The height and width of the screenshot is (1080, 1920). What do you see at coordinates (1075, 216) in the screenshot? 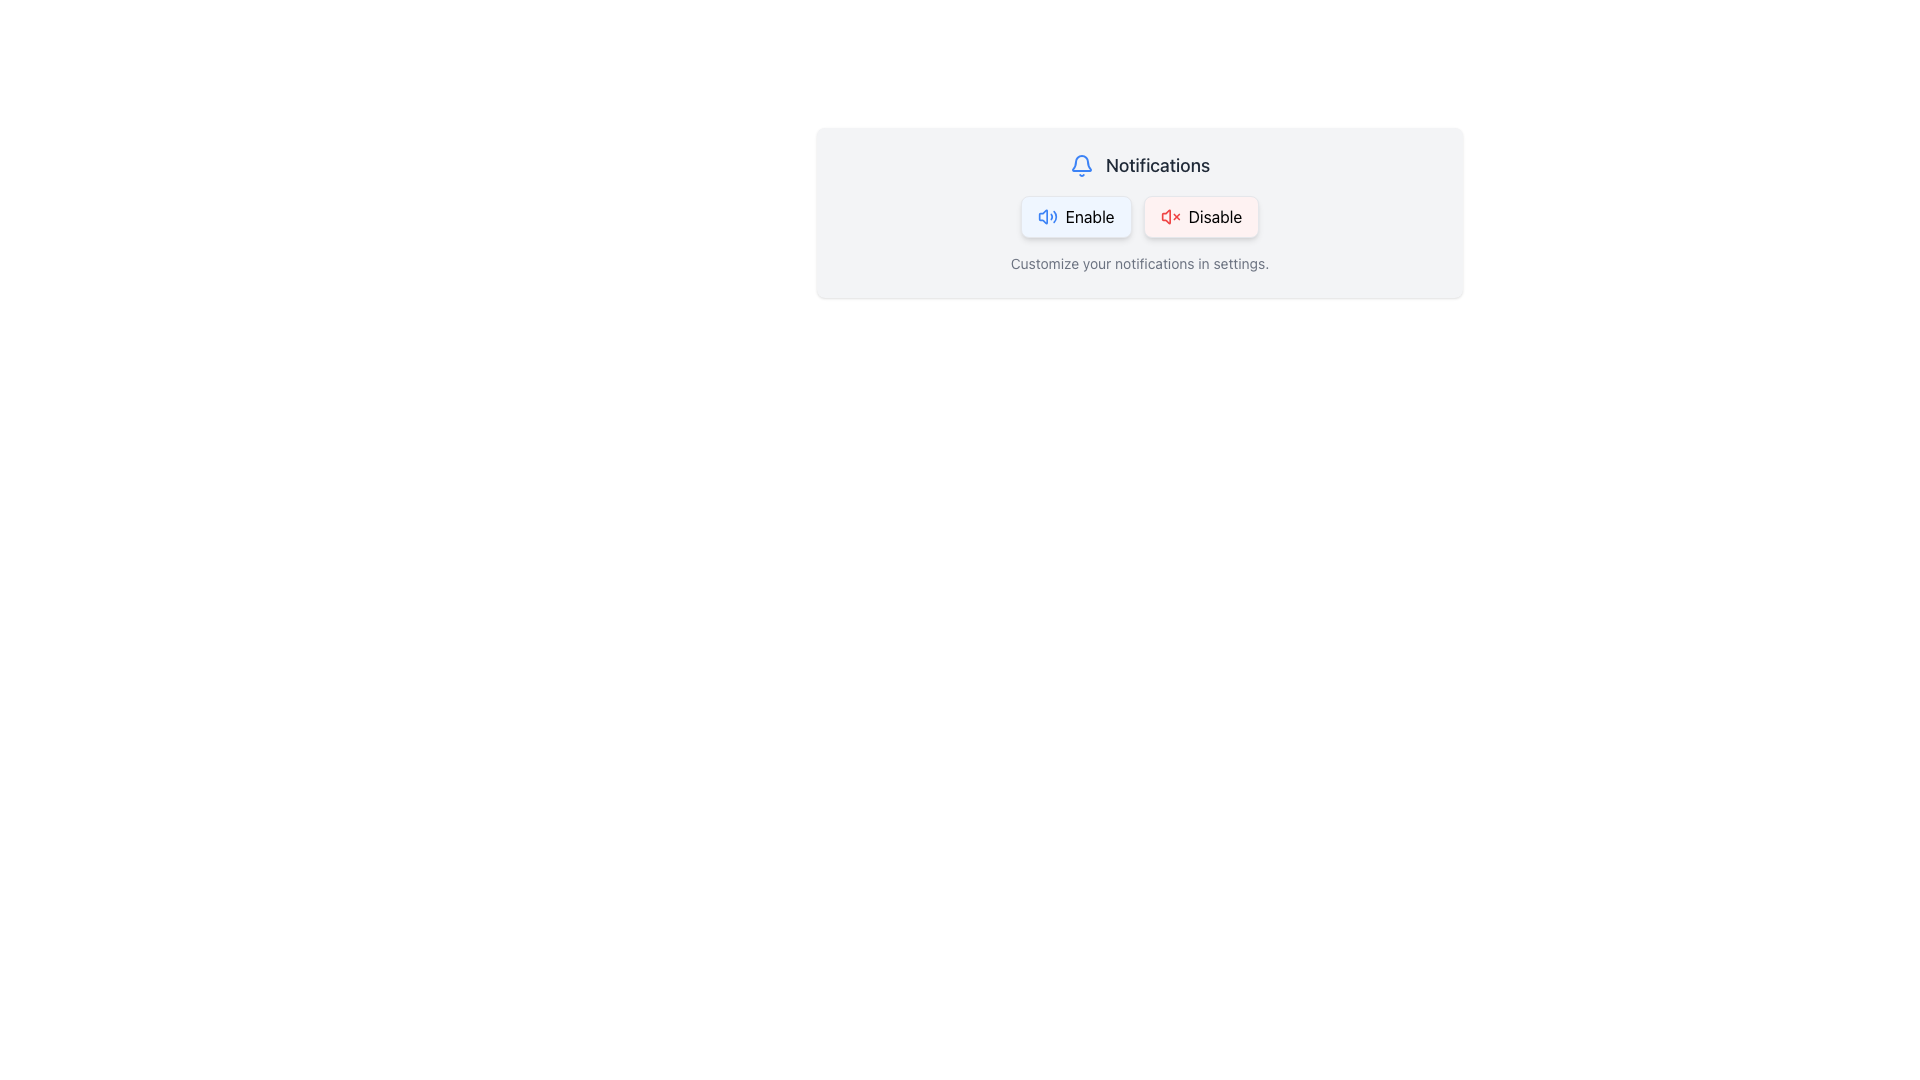
I see `the 'Enable' button, which has a light blue background and a loudspeaker icon` at bounding box center [1075, 216].